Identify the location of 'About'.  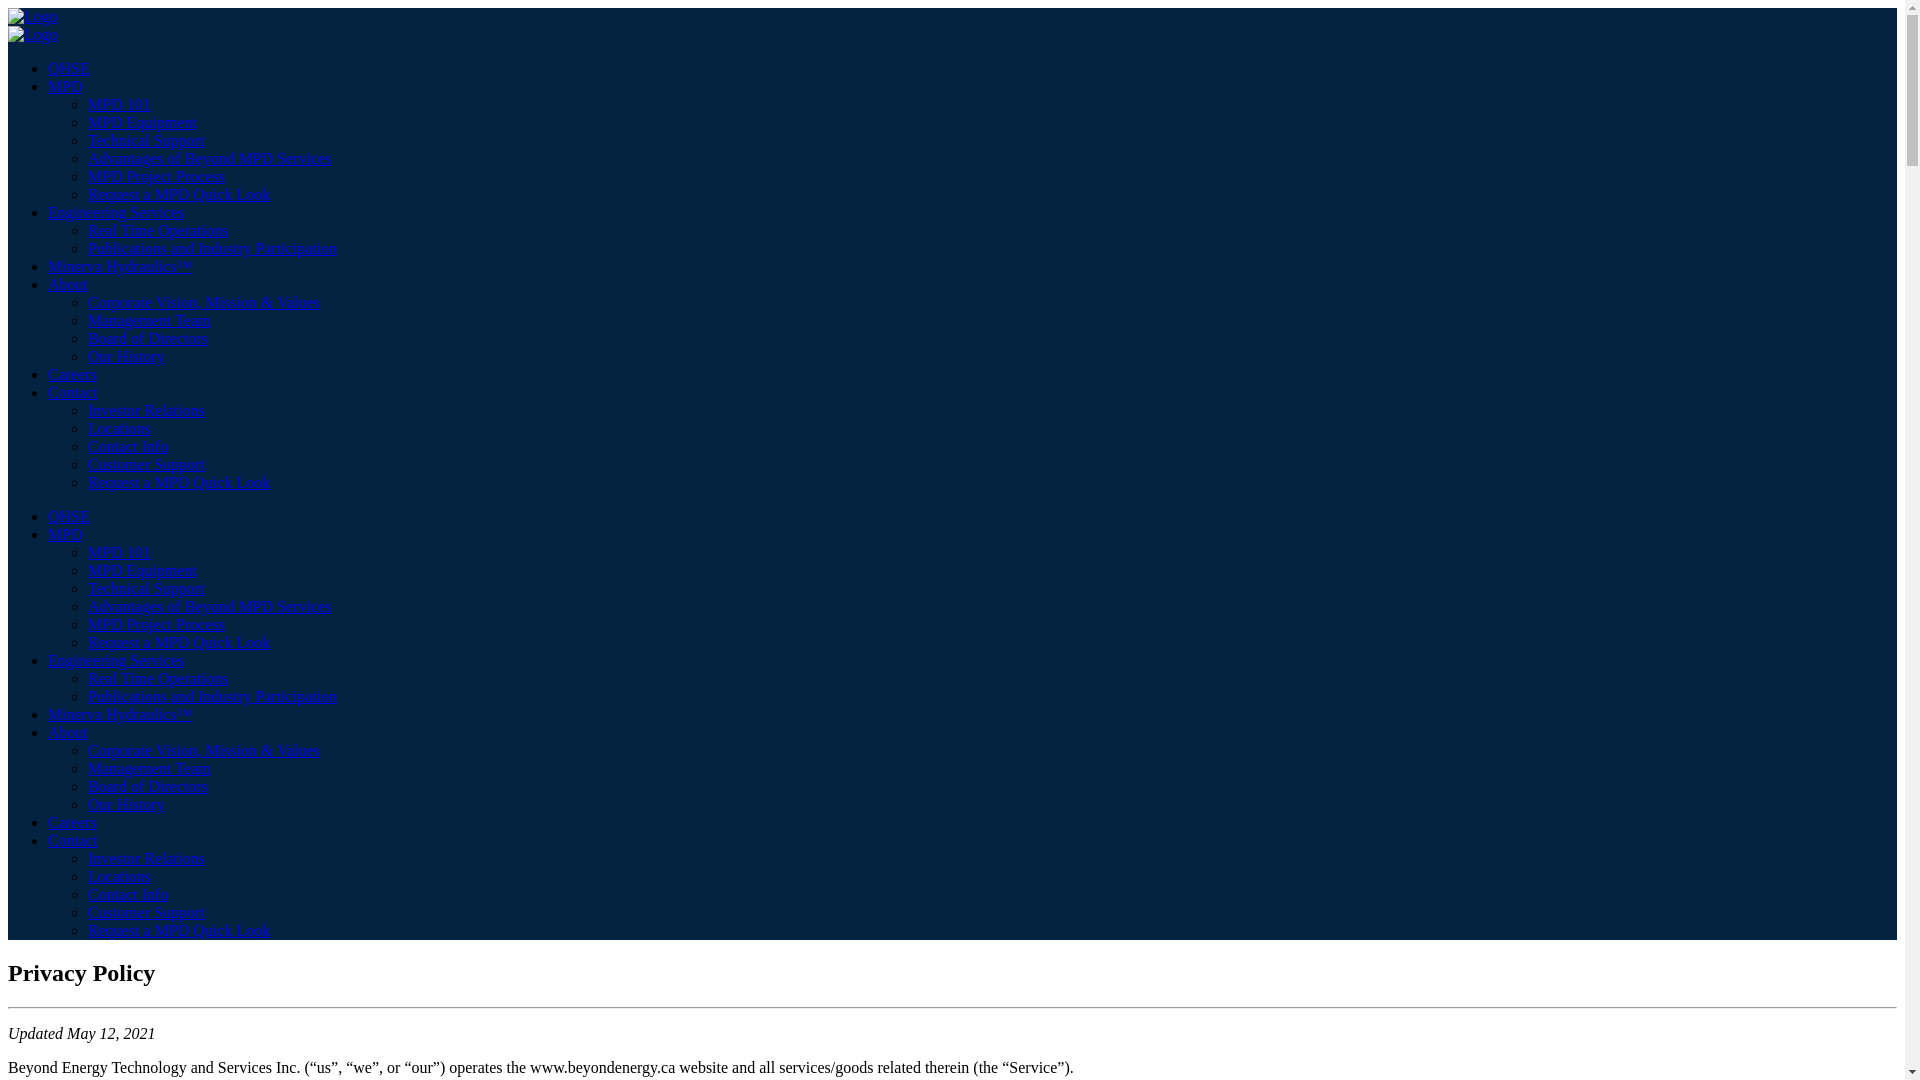
(67, 284).